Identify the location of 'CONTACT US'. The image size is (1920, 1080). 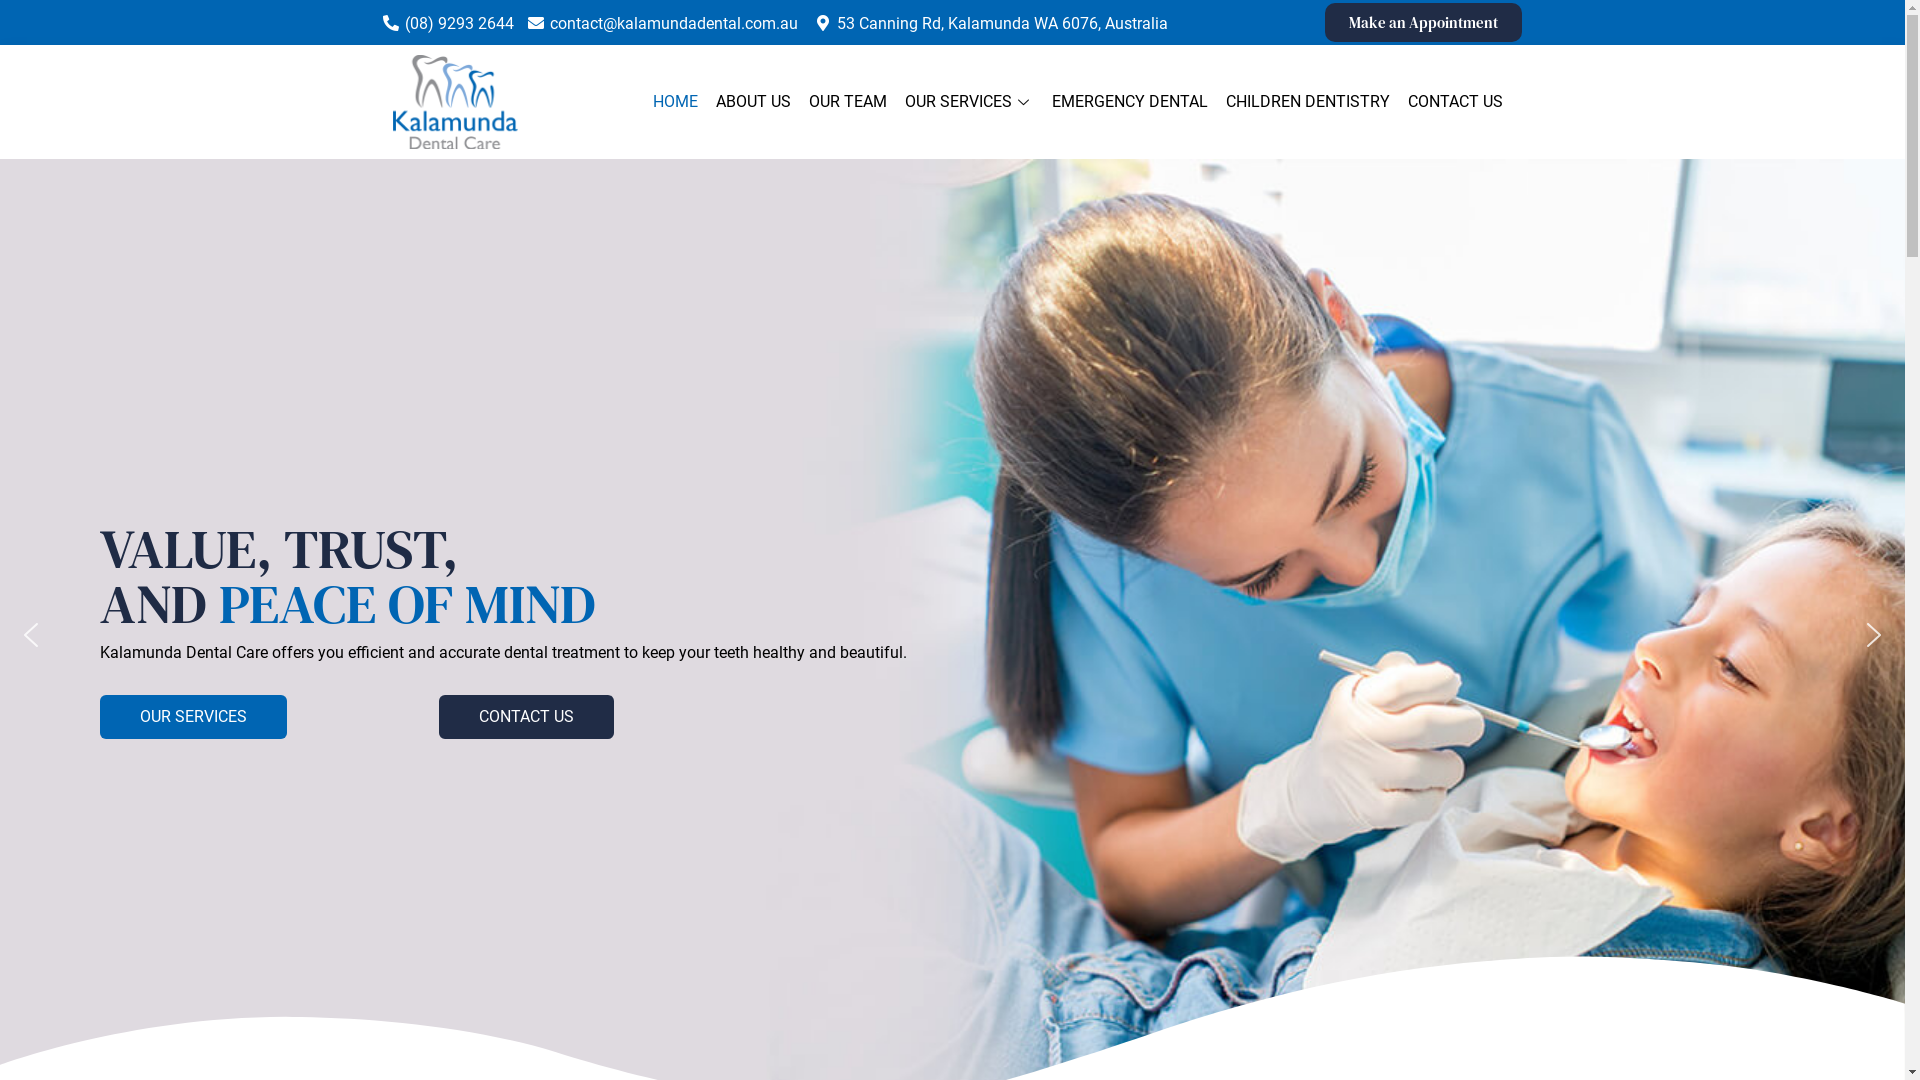
(437, 716).